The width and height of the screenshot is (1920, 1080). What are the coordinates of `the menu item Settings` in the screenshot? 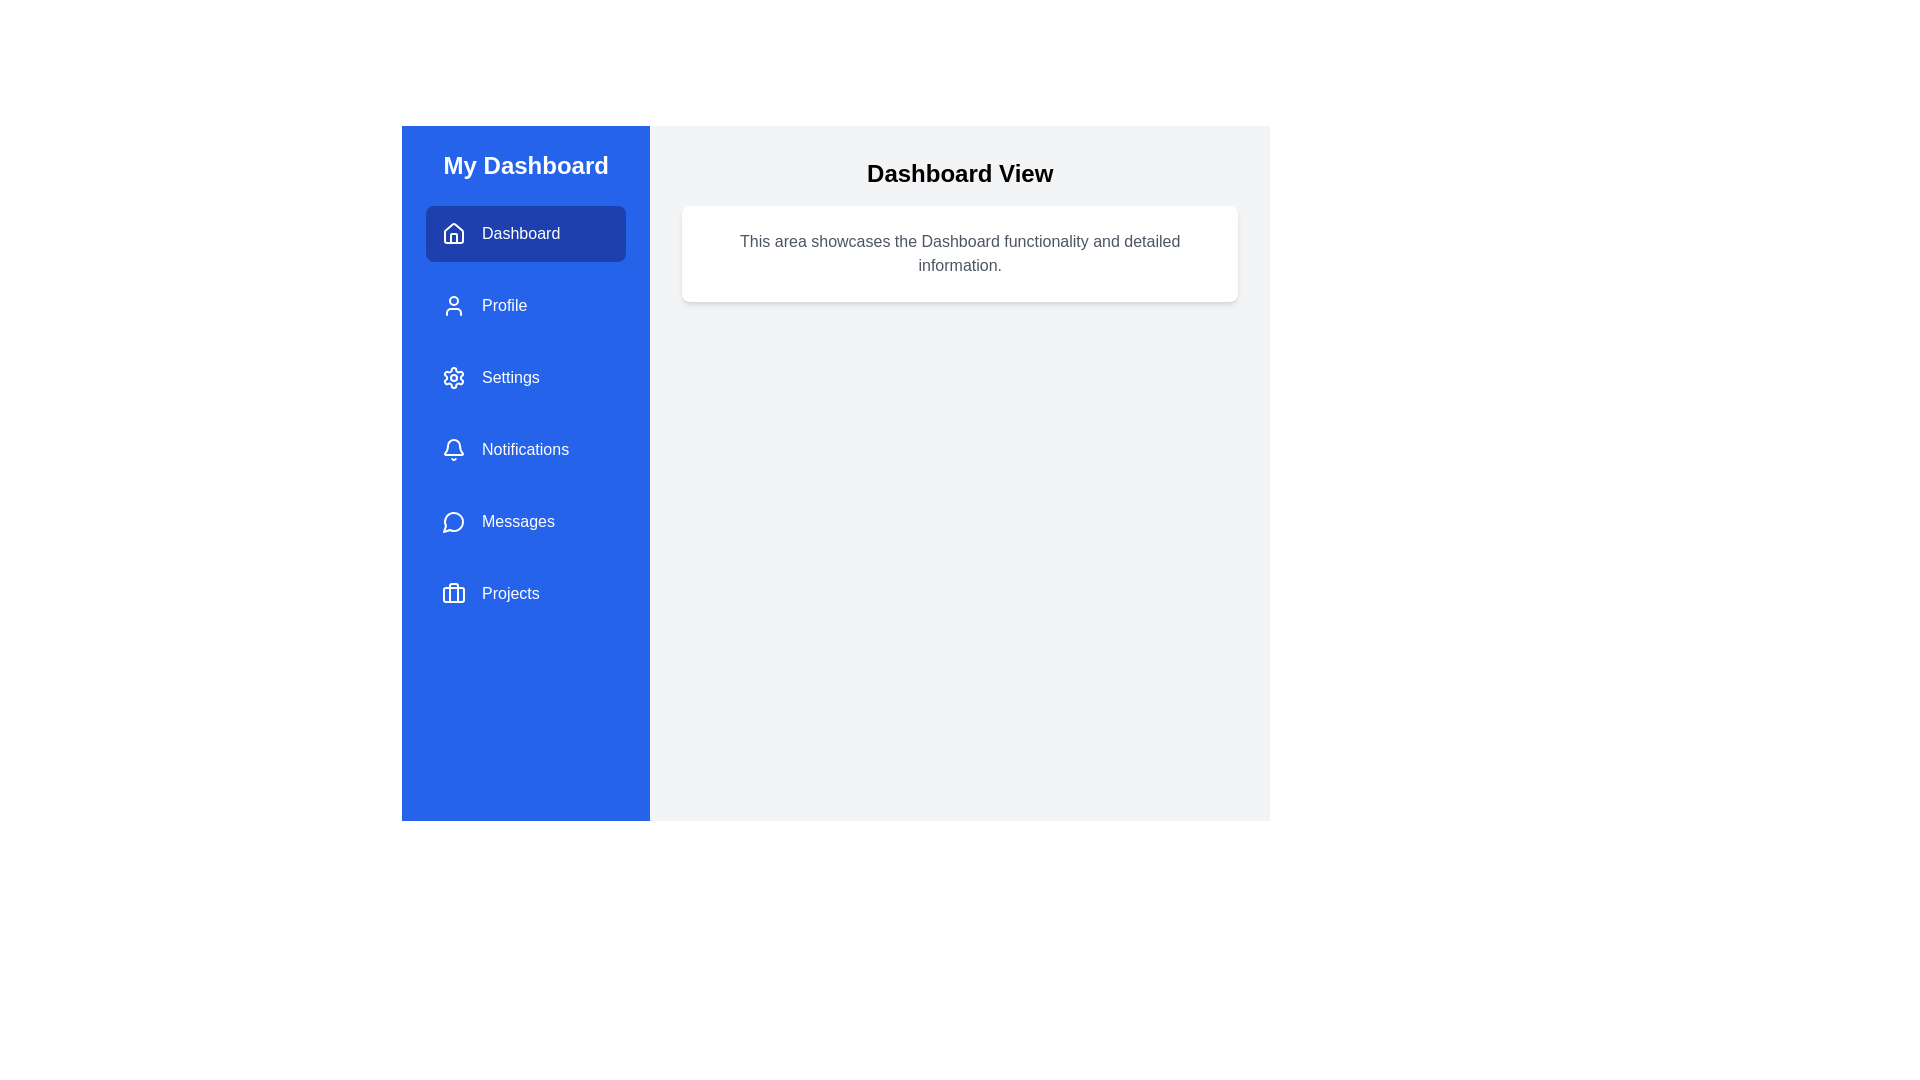 It's located at (526, 378).